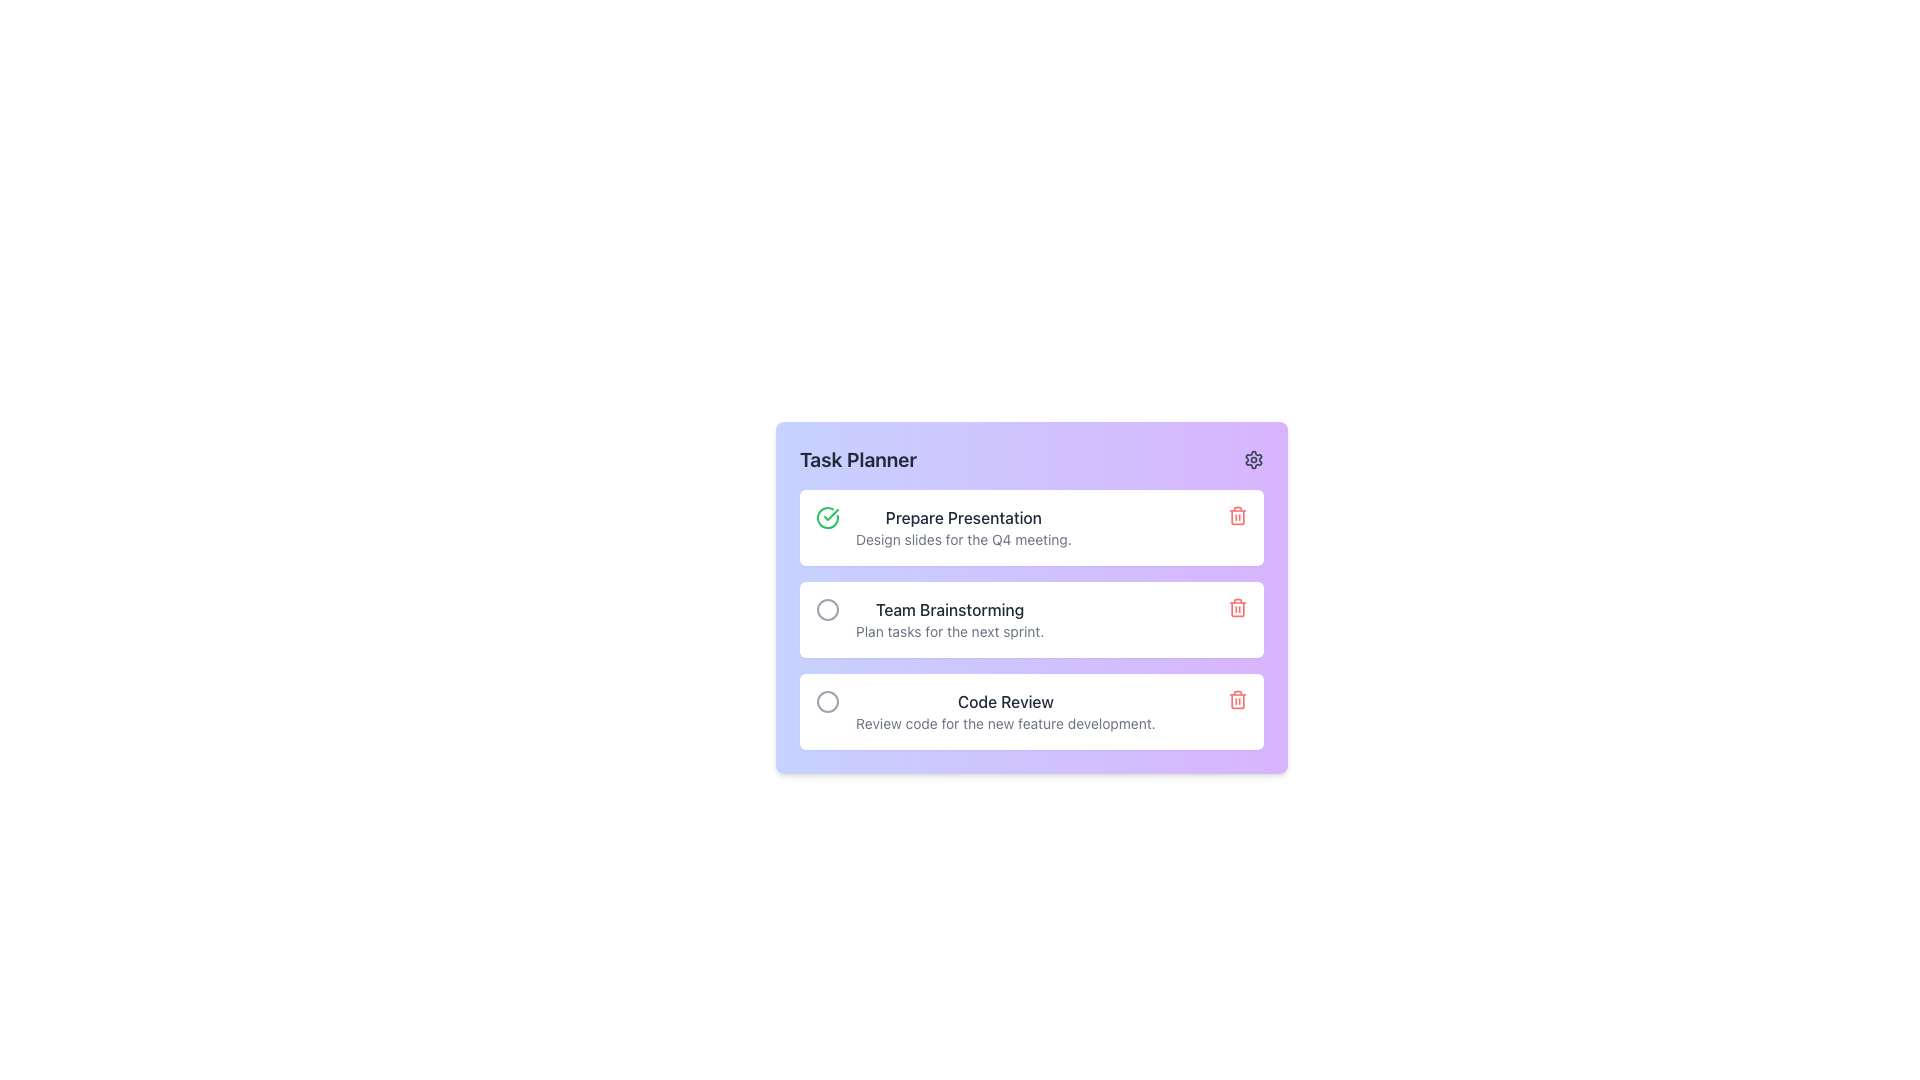  I want to click on the 'Code Review' task display item, which features a bold black title and grey subtitle, positioned within the 'Task Planner' card, so click(1005, 711).